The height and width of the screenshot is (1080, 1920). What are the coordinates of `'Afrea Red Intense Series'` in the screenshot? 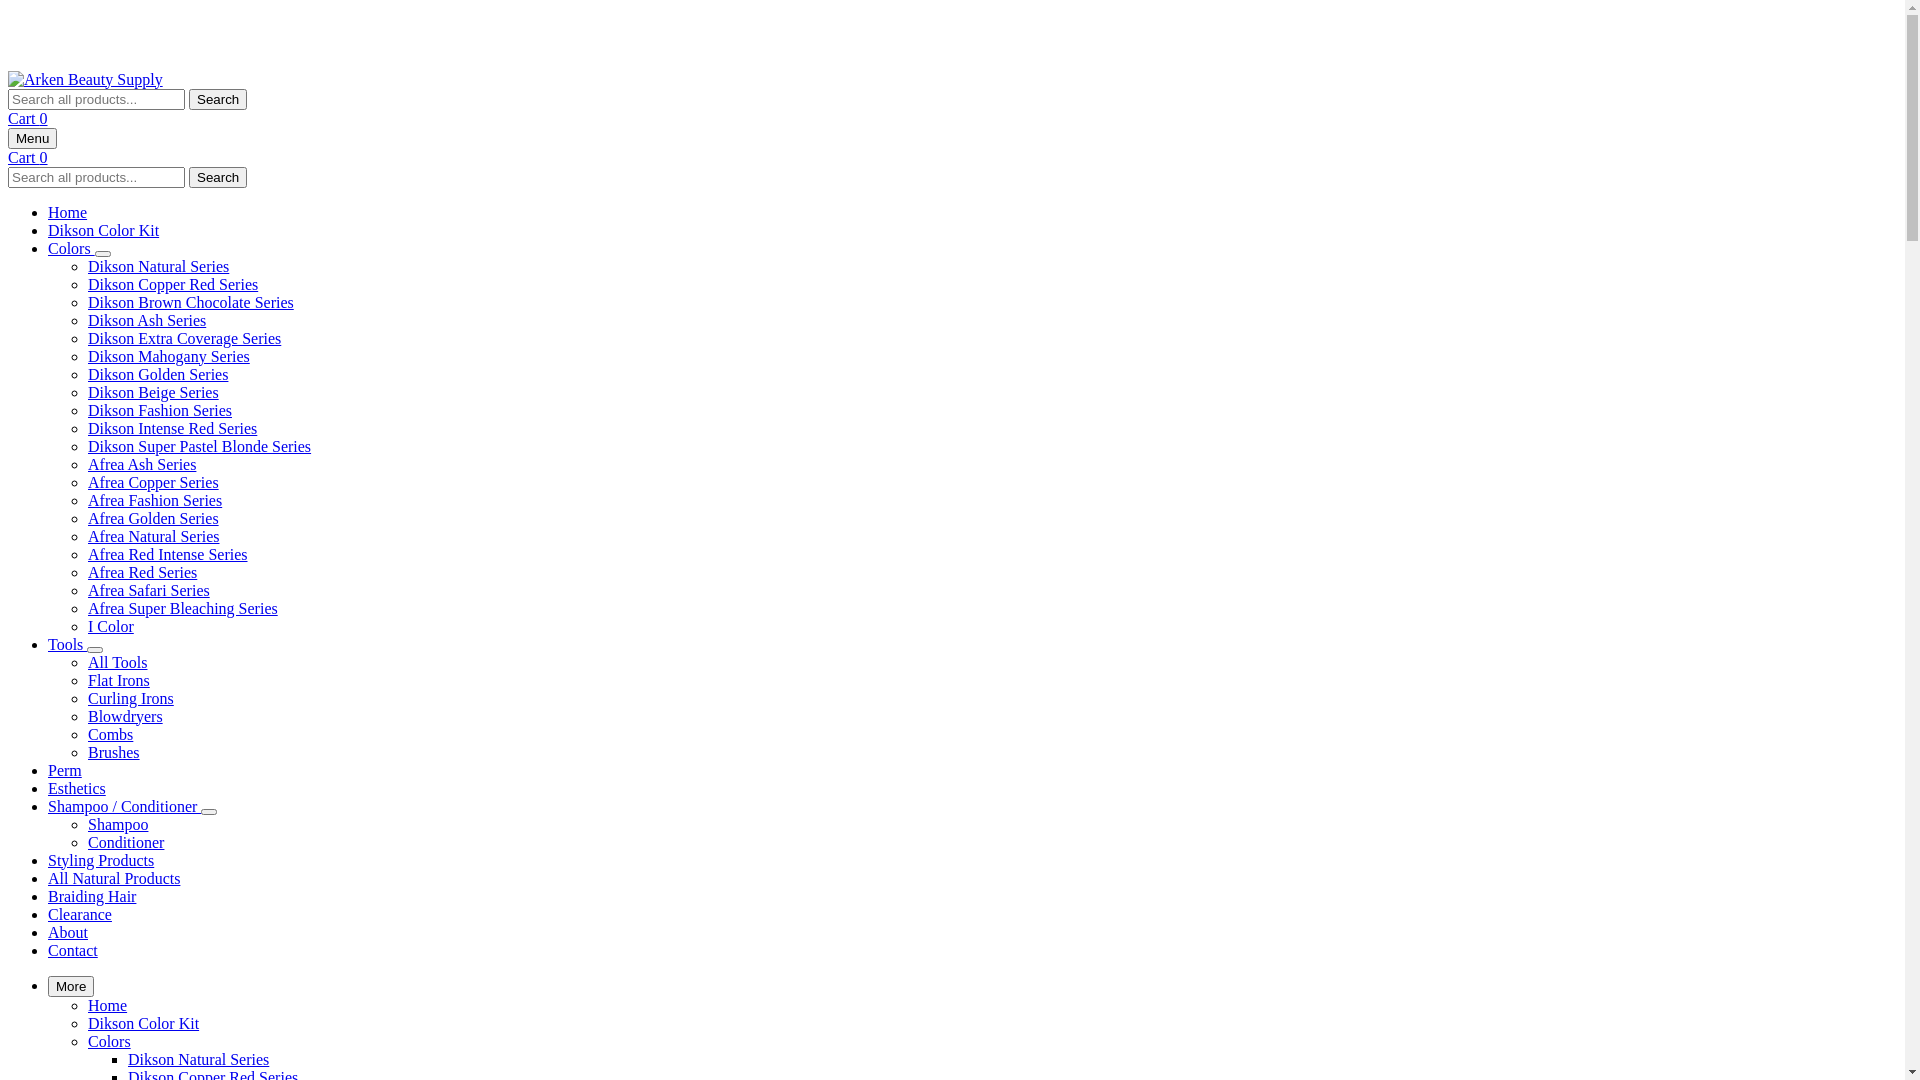 It's located at (168, 554).